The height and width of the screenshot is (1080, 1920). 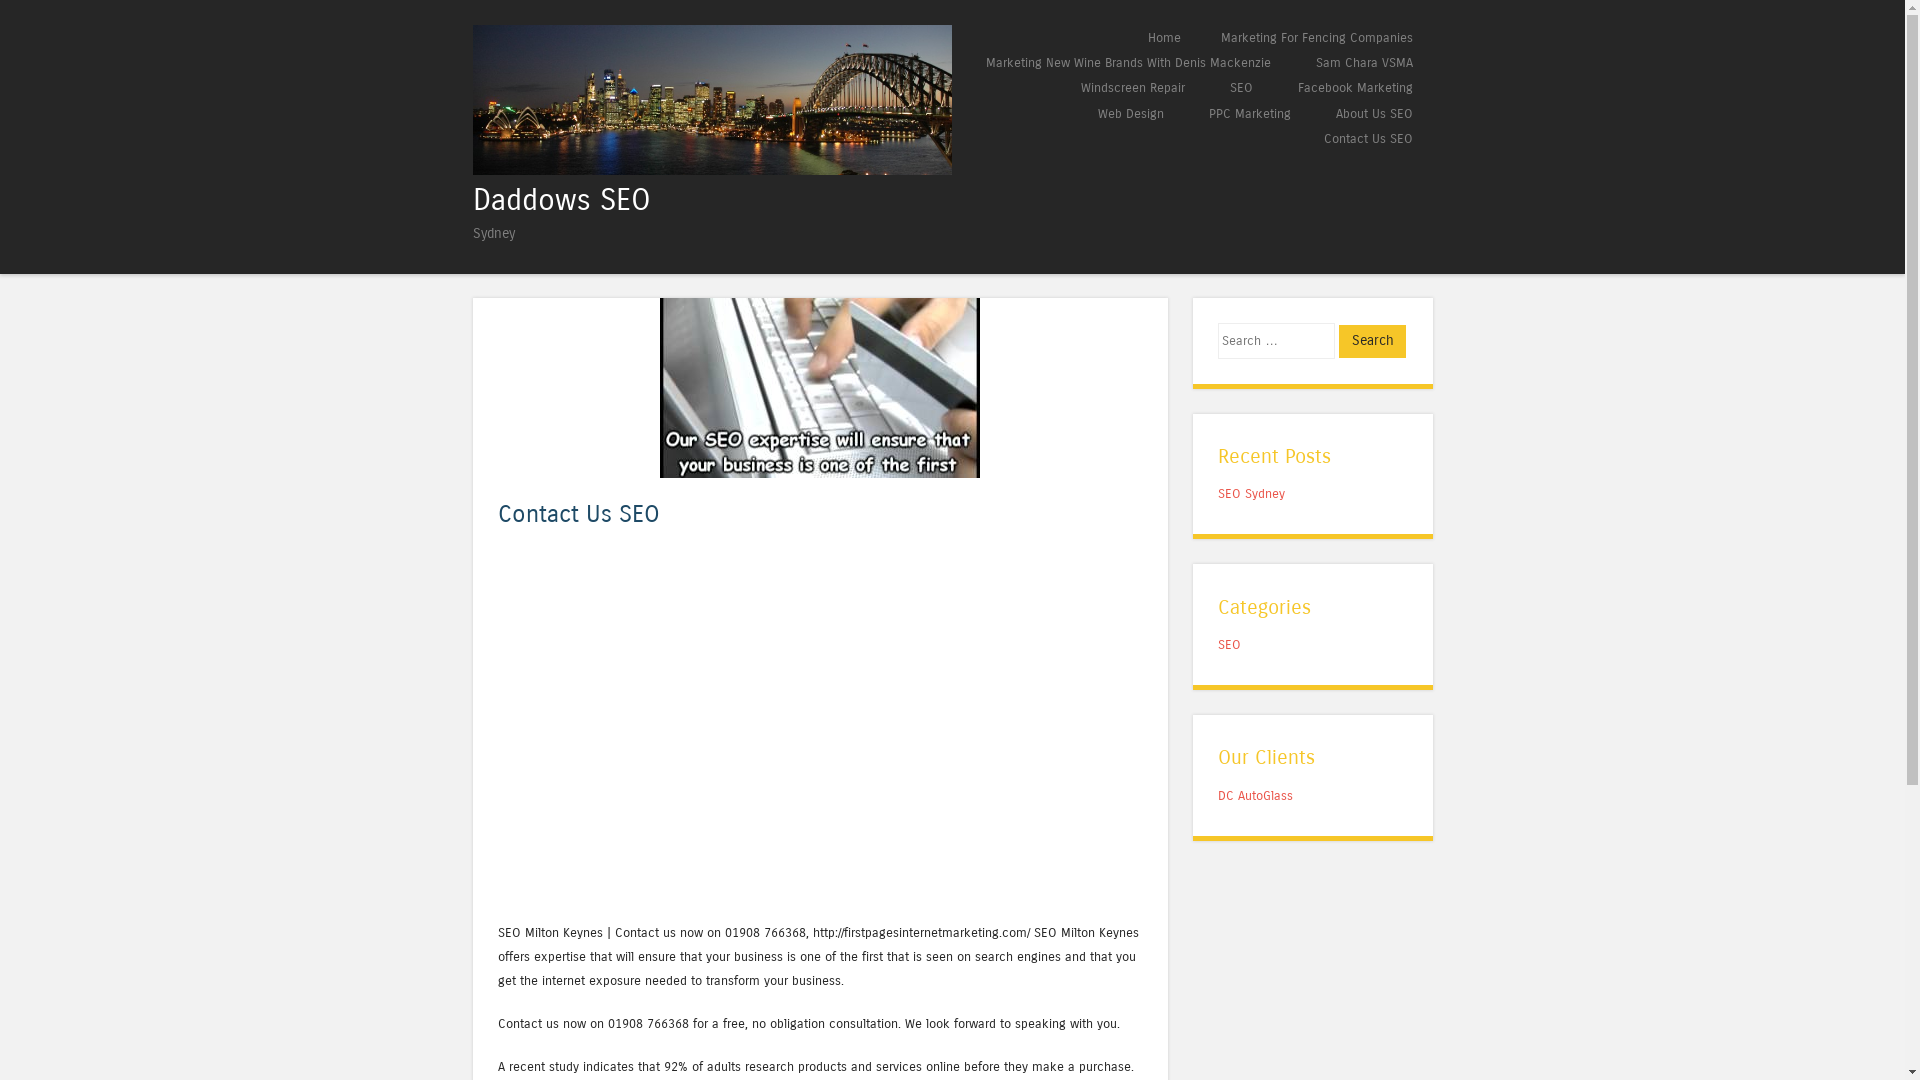 I want to click on 'PPC Marketing', so click(x=1247, y=113).